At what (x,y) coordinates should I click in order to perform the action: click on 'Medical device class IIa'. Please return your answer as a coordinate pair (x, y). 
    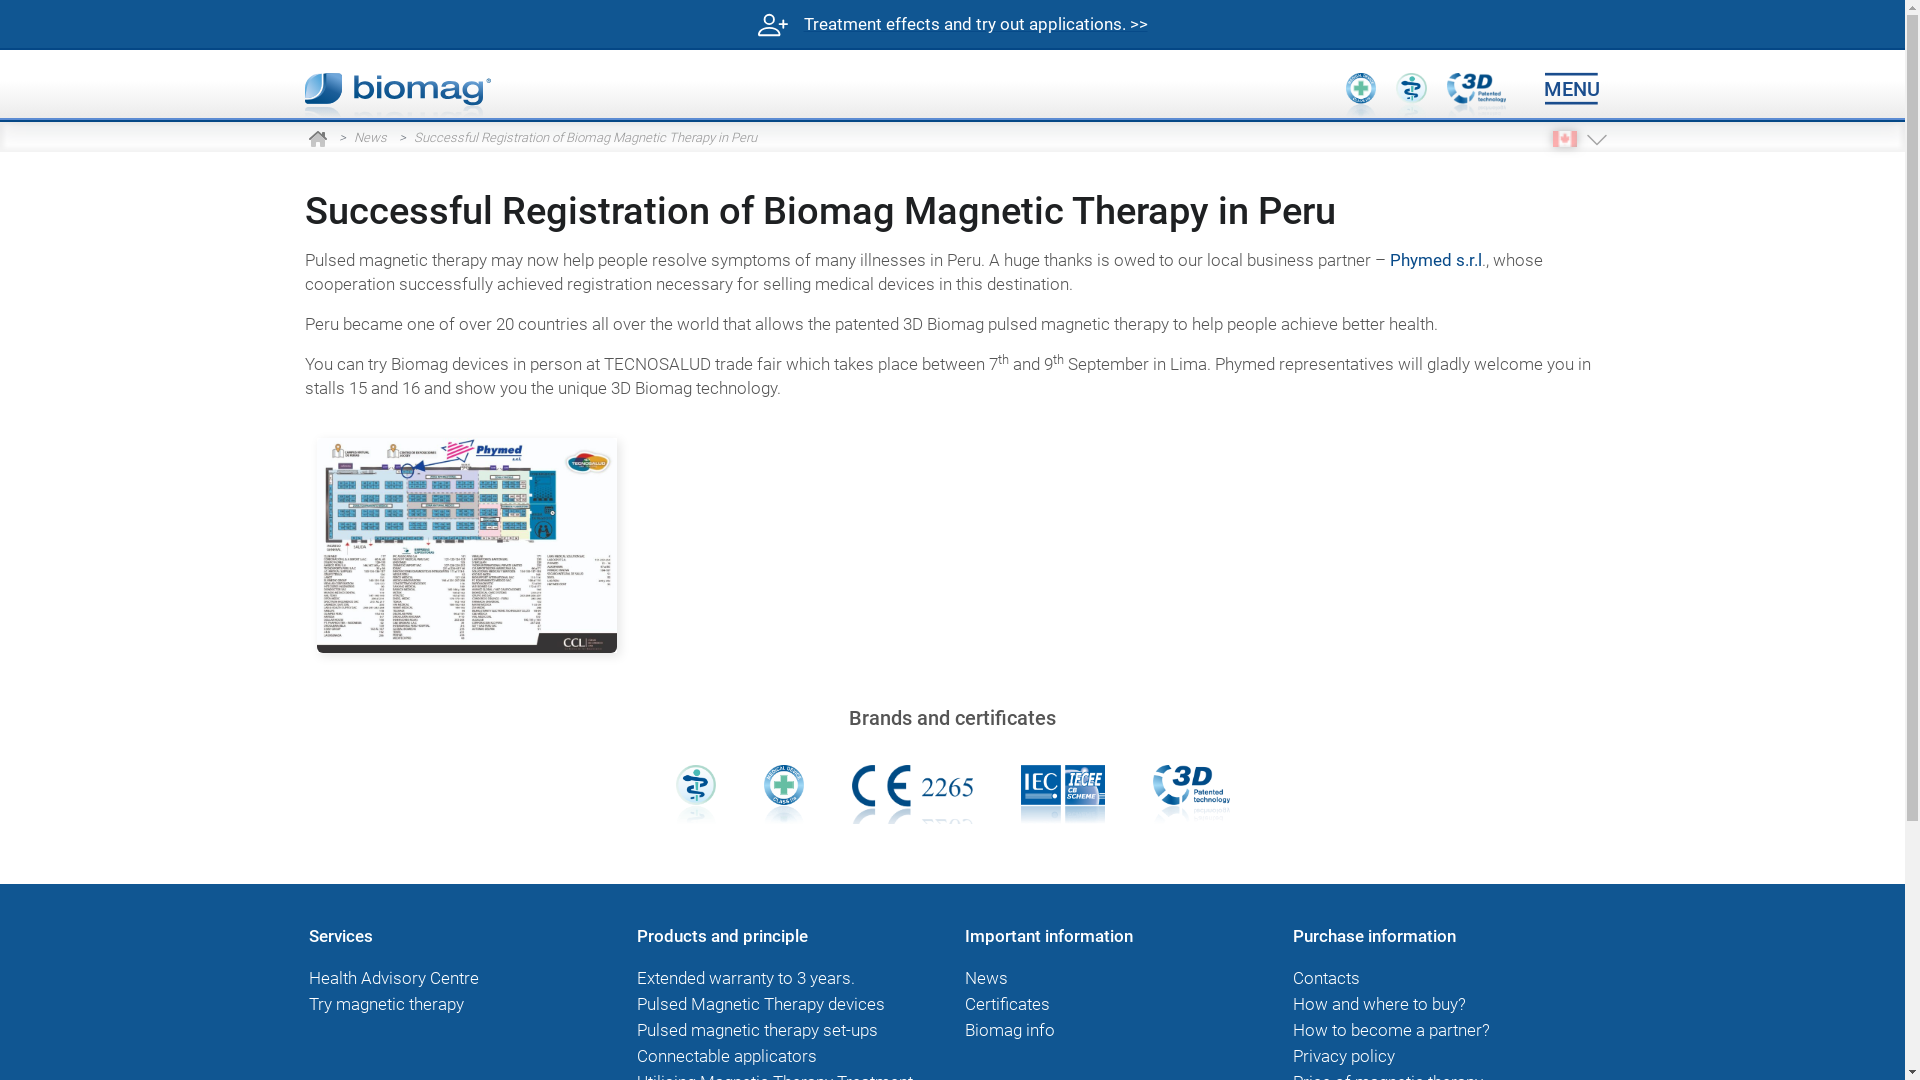
    Looking at the image, I should click on (1360, 95).